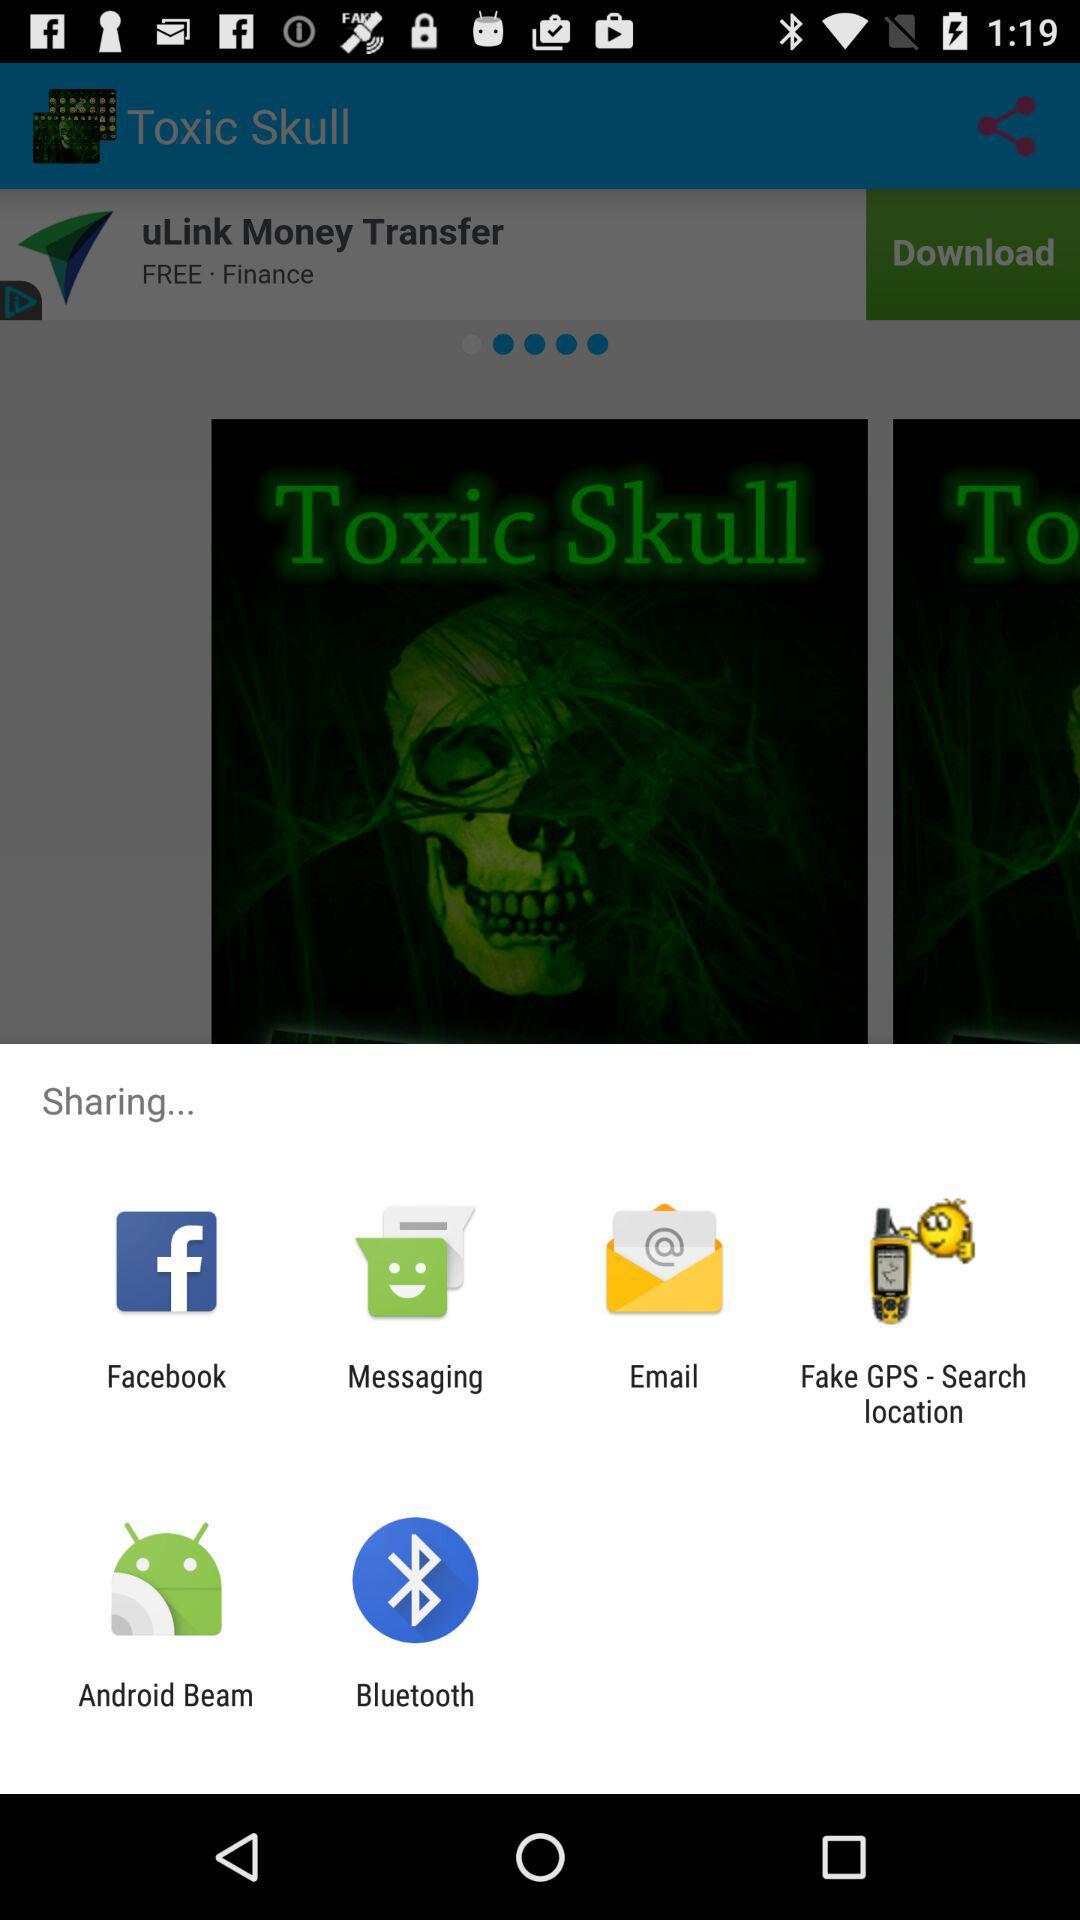  I want to click on item to the left of the fake gps search icon, so click(664, 1392).